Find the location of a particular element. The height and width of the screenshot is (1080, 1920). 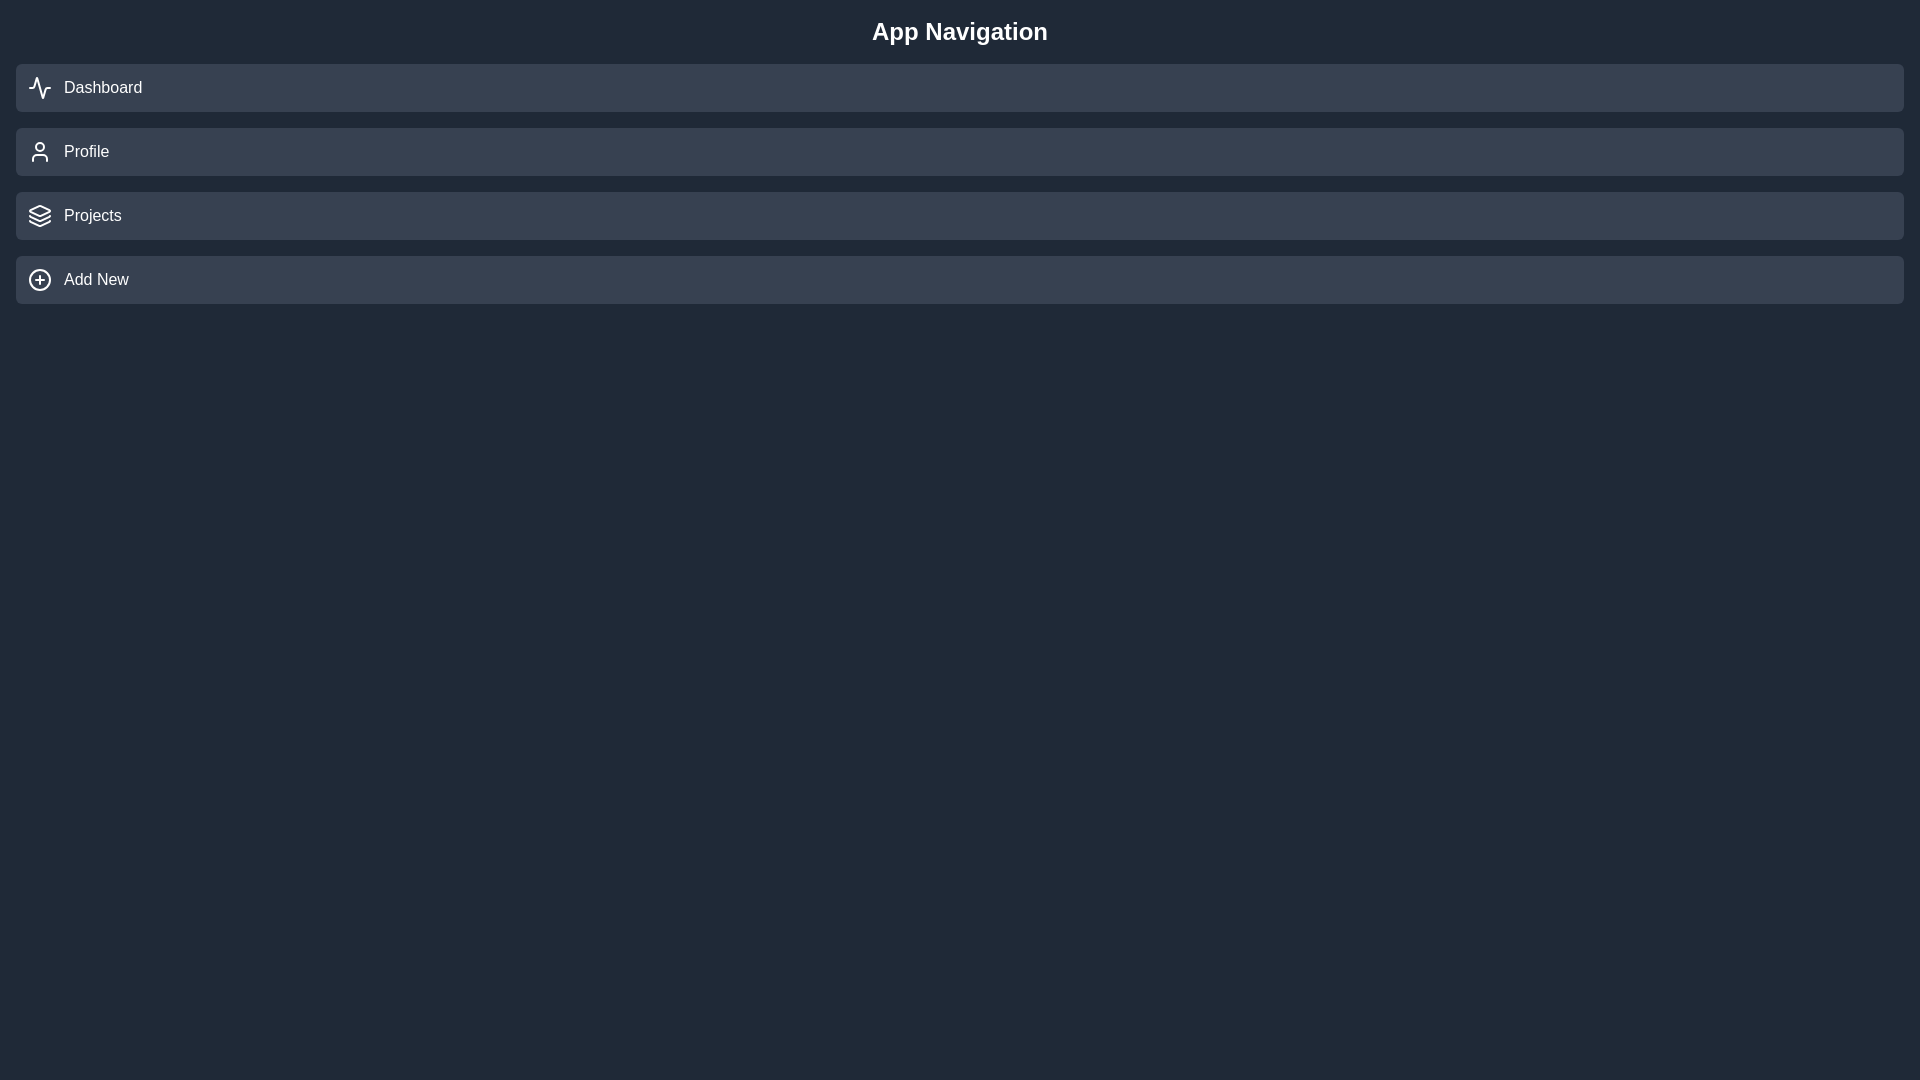

text label displaying 'Profile', which is part of the menu section adjacent to the user icon on a dark gray background is located at coordinates (85, 150).